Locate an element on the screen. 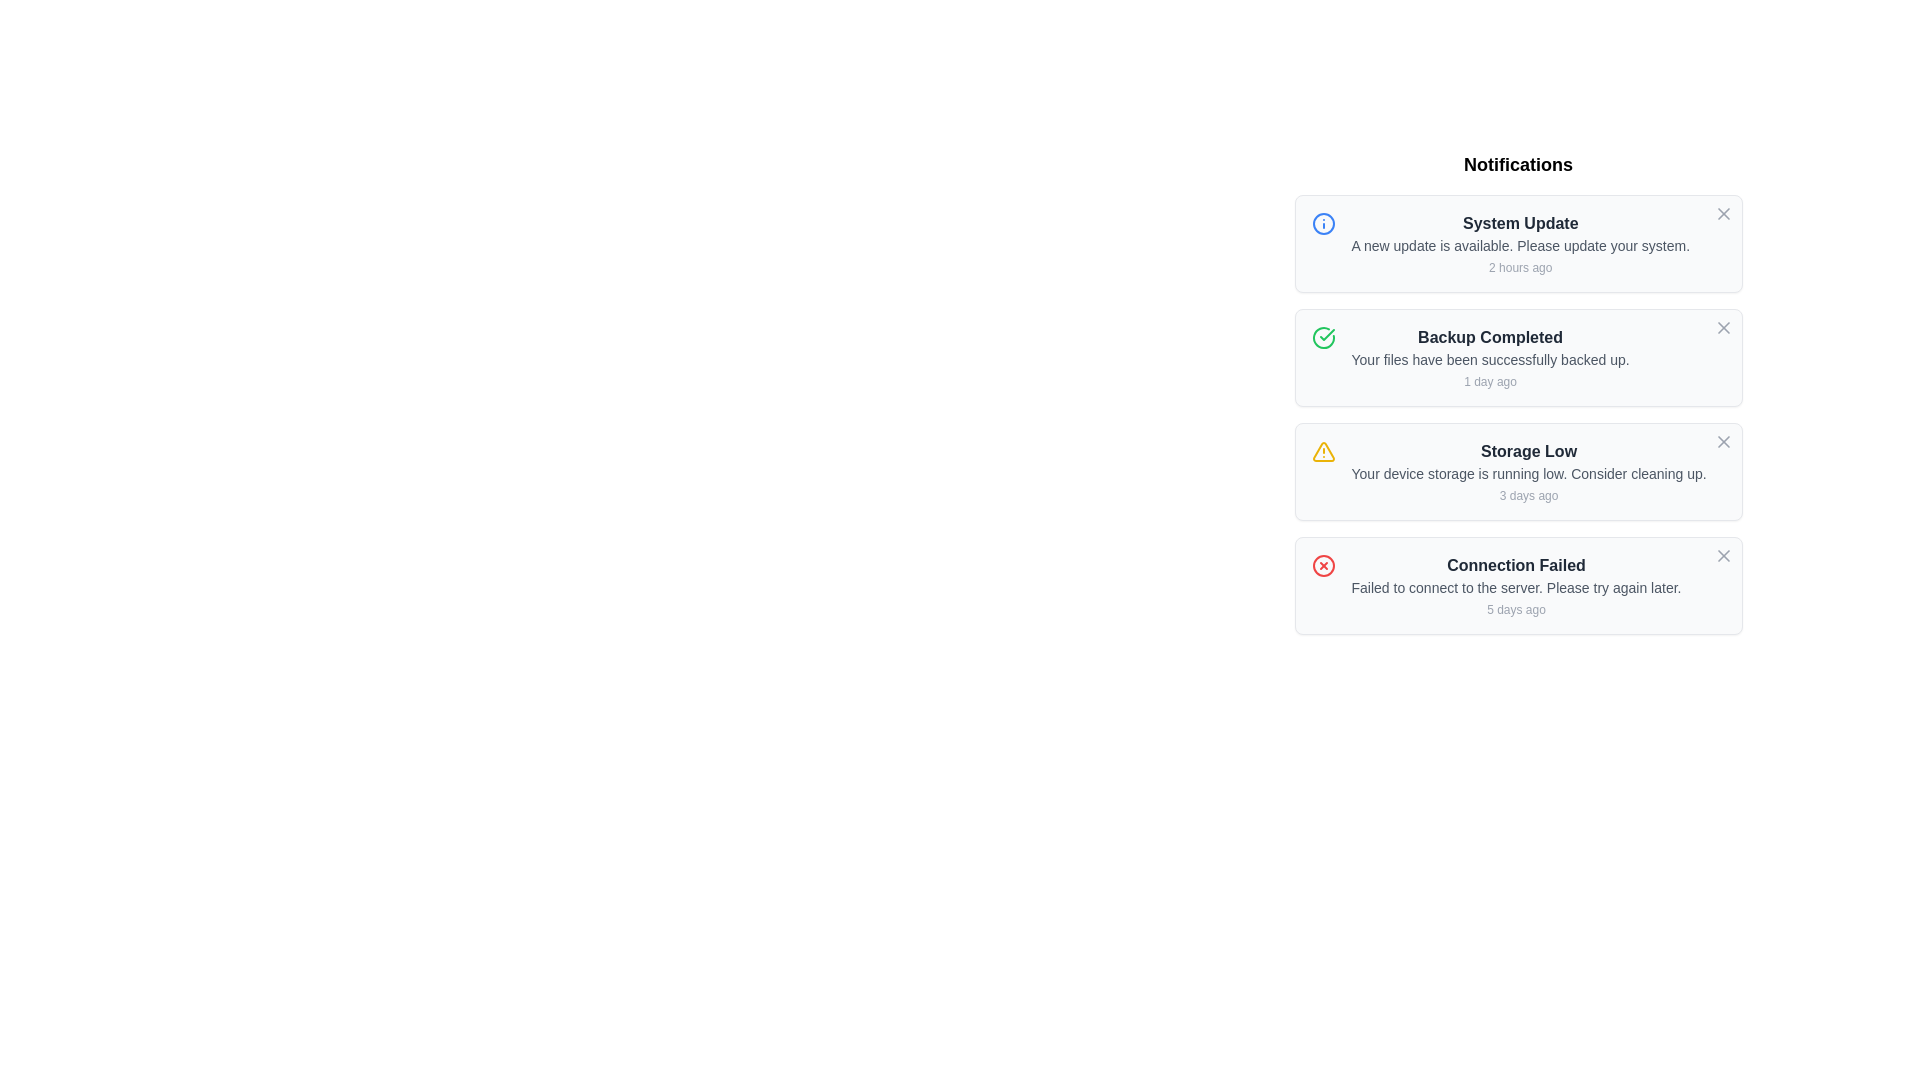  the Text Label element displaying '1 day ago' which is located at the bottom of the notification box titled 'Backup Completed' is located at coordinates (1490, 381).